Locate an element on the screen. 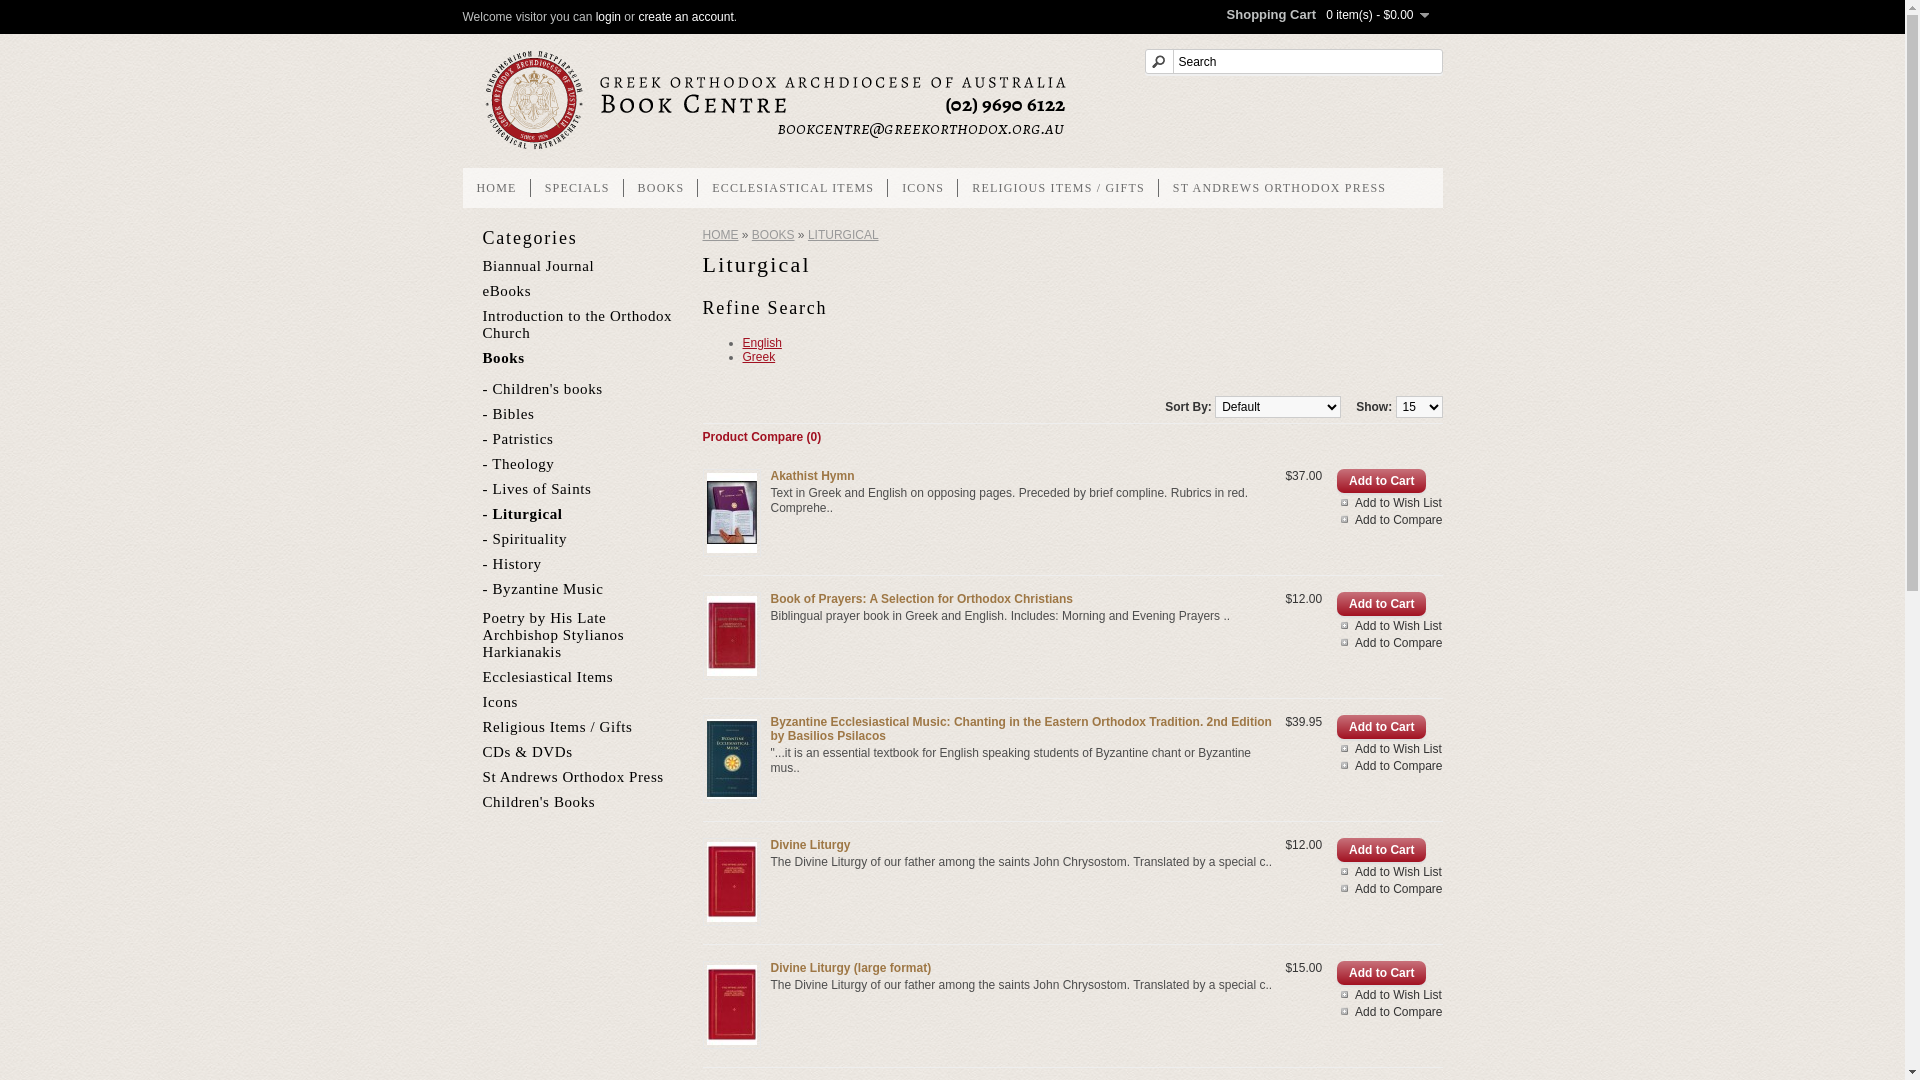 This screenshot has height=1080, width=1920. 'Icons' is located at coordinates (499, 701).